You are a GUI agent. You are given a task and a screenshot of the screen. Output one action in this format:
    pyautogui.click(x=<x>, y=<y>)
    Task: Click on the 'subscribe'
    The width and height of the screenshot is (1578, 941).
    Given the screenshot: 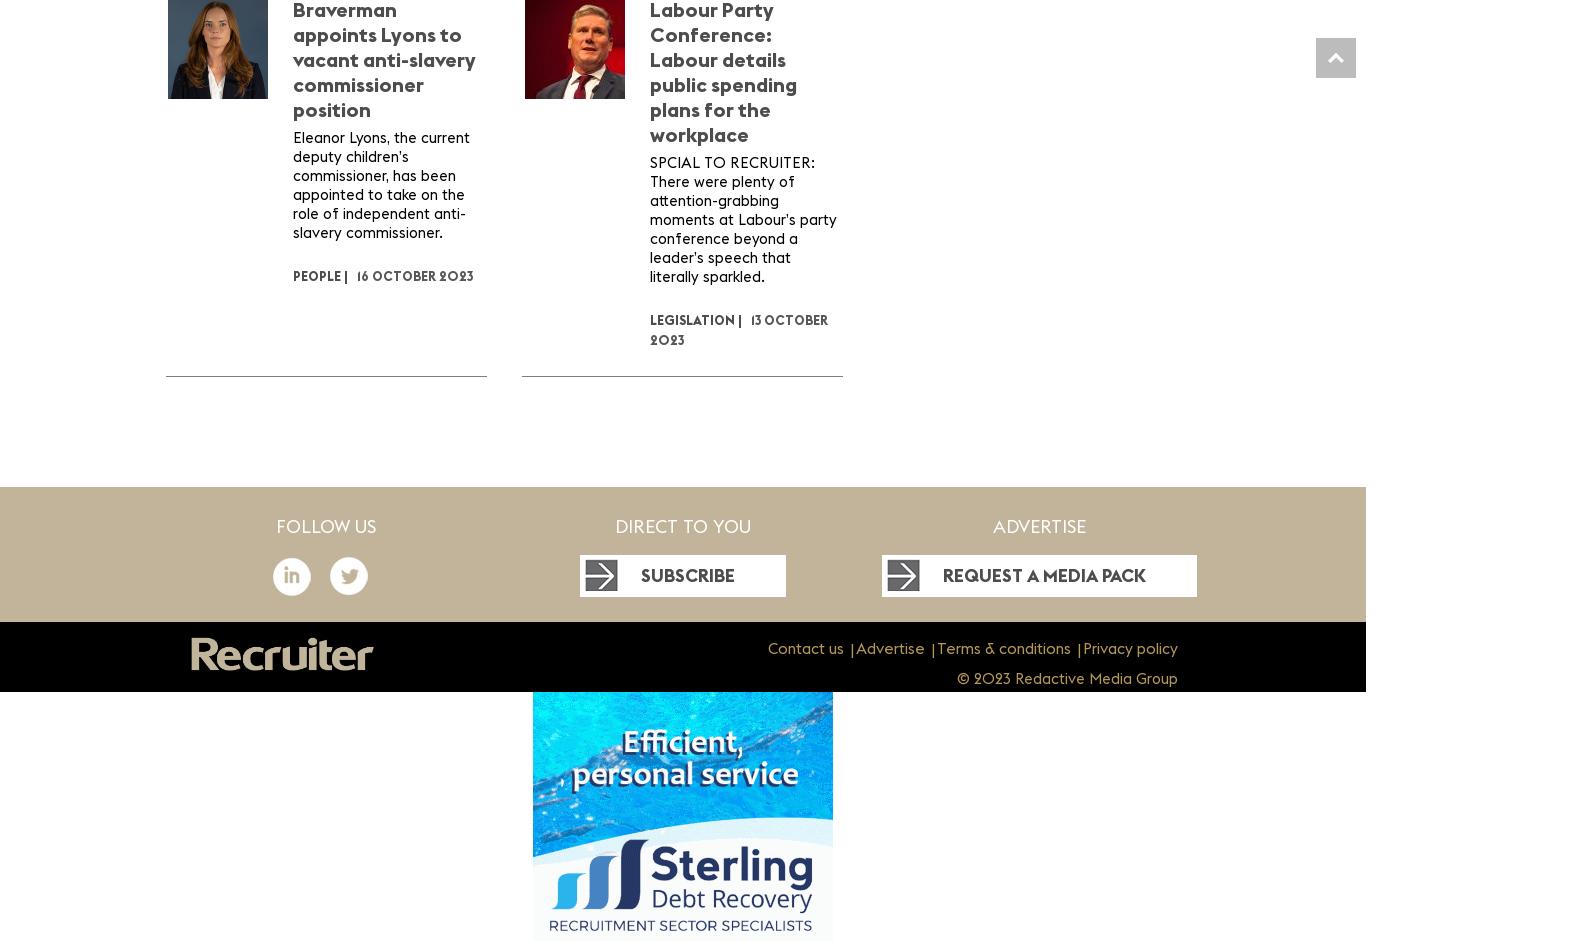 What is the action you would take?
    pyautogui.click(x=686, y=575)
    